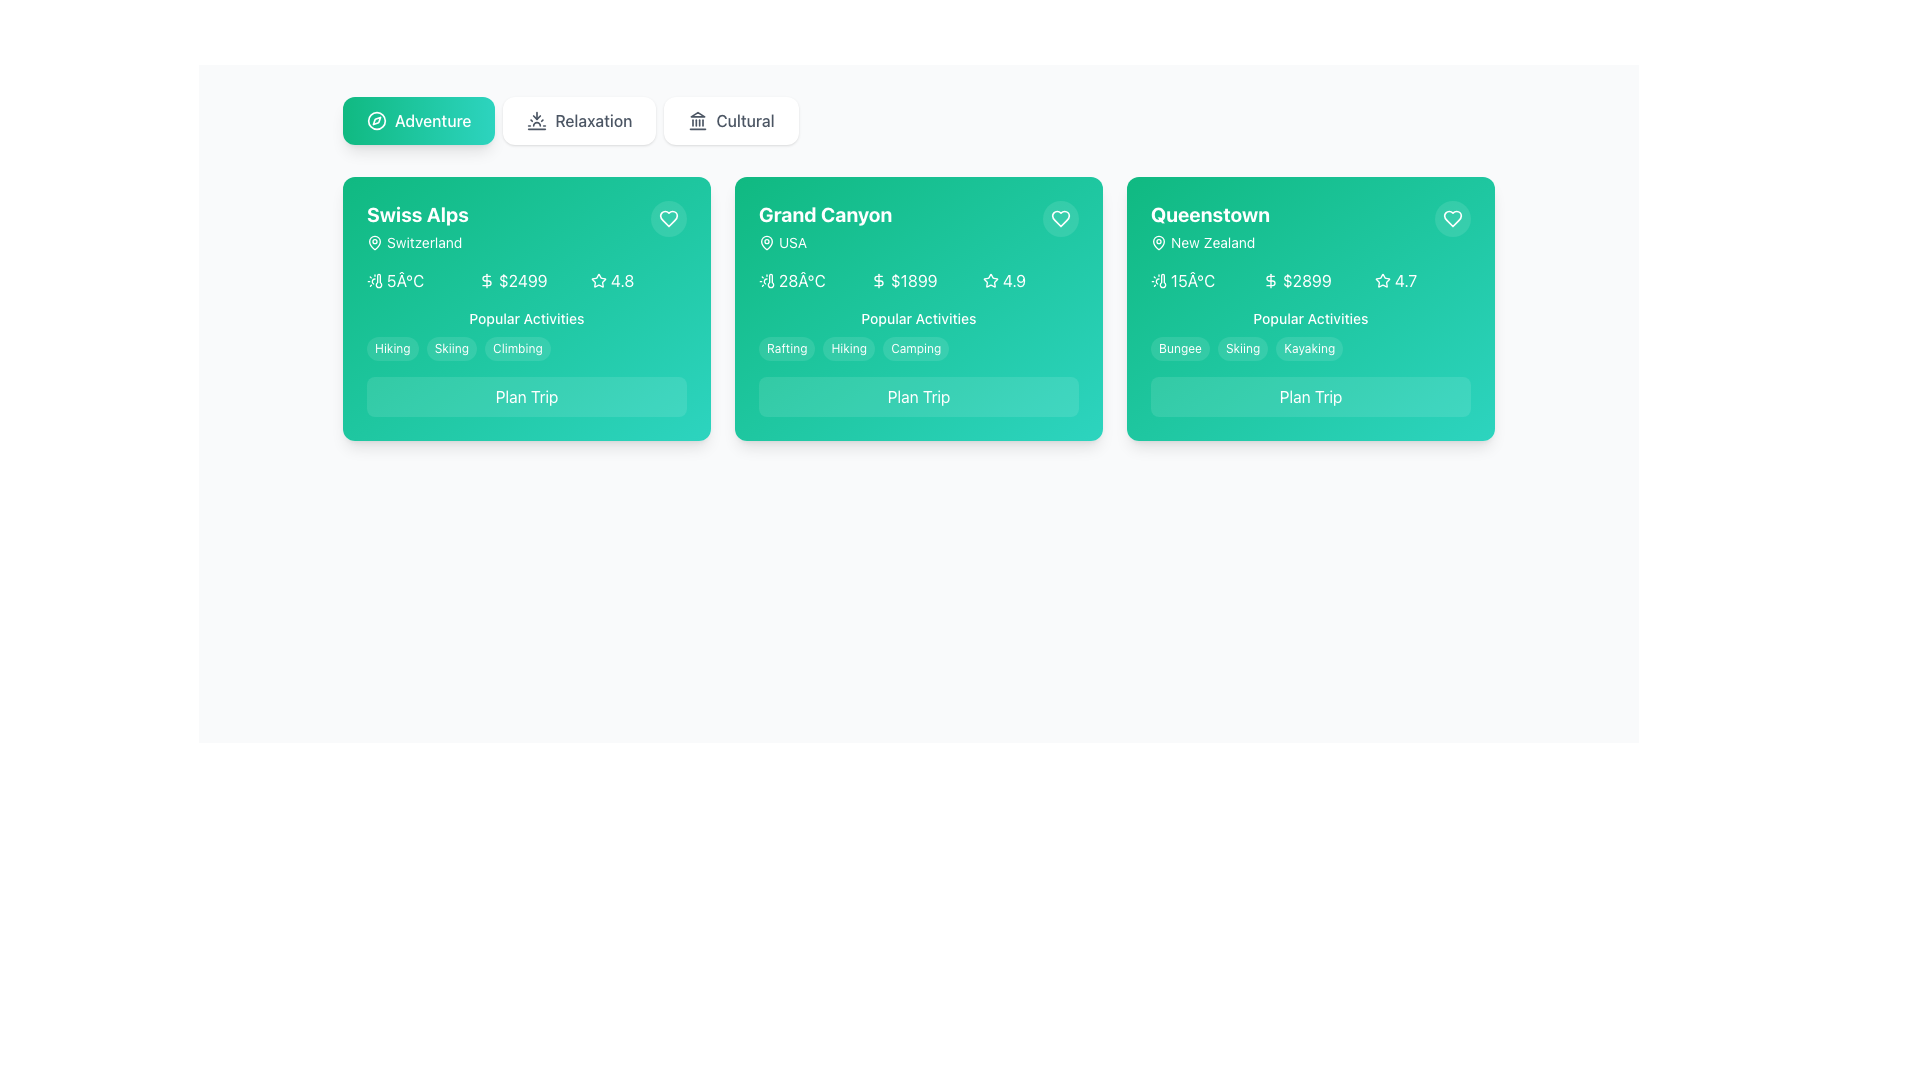 Image resolution: width=1920 pixels, height=1080 pixels. Describe the element at coordinates (592, 120) in the screenshot. I see `the 'Relaxation' text label within the navigation bar, which is styled in grey bold font and centered in a white rounded rectangle` at that location.